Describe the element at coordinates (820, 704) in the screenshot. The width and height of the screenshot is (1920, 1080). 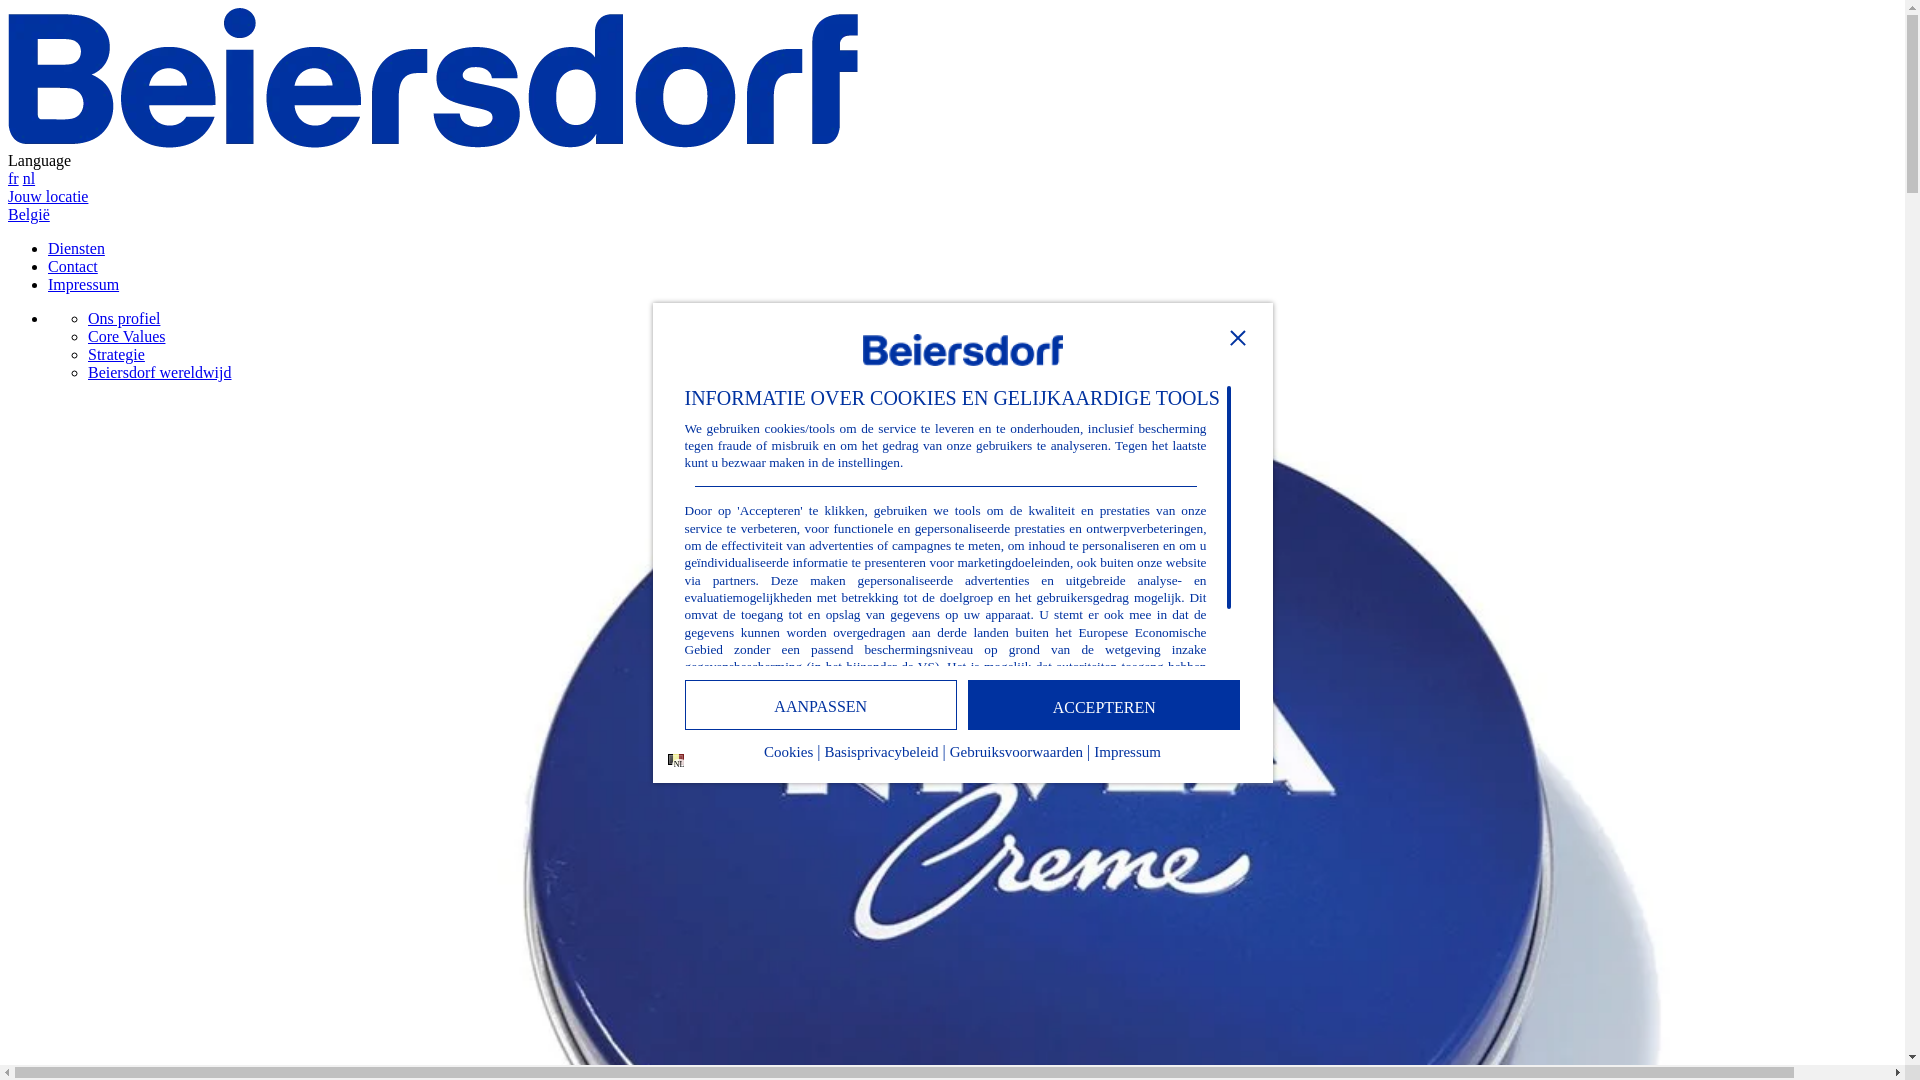
I see `'AANPASSEN'` at that location.